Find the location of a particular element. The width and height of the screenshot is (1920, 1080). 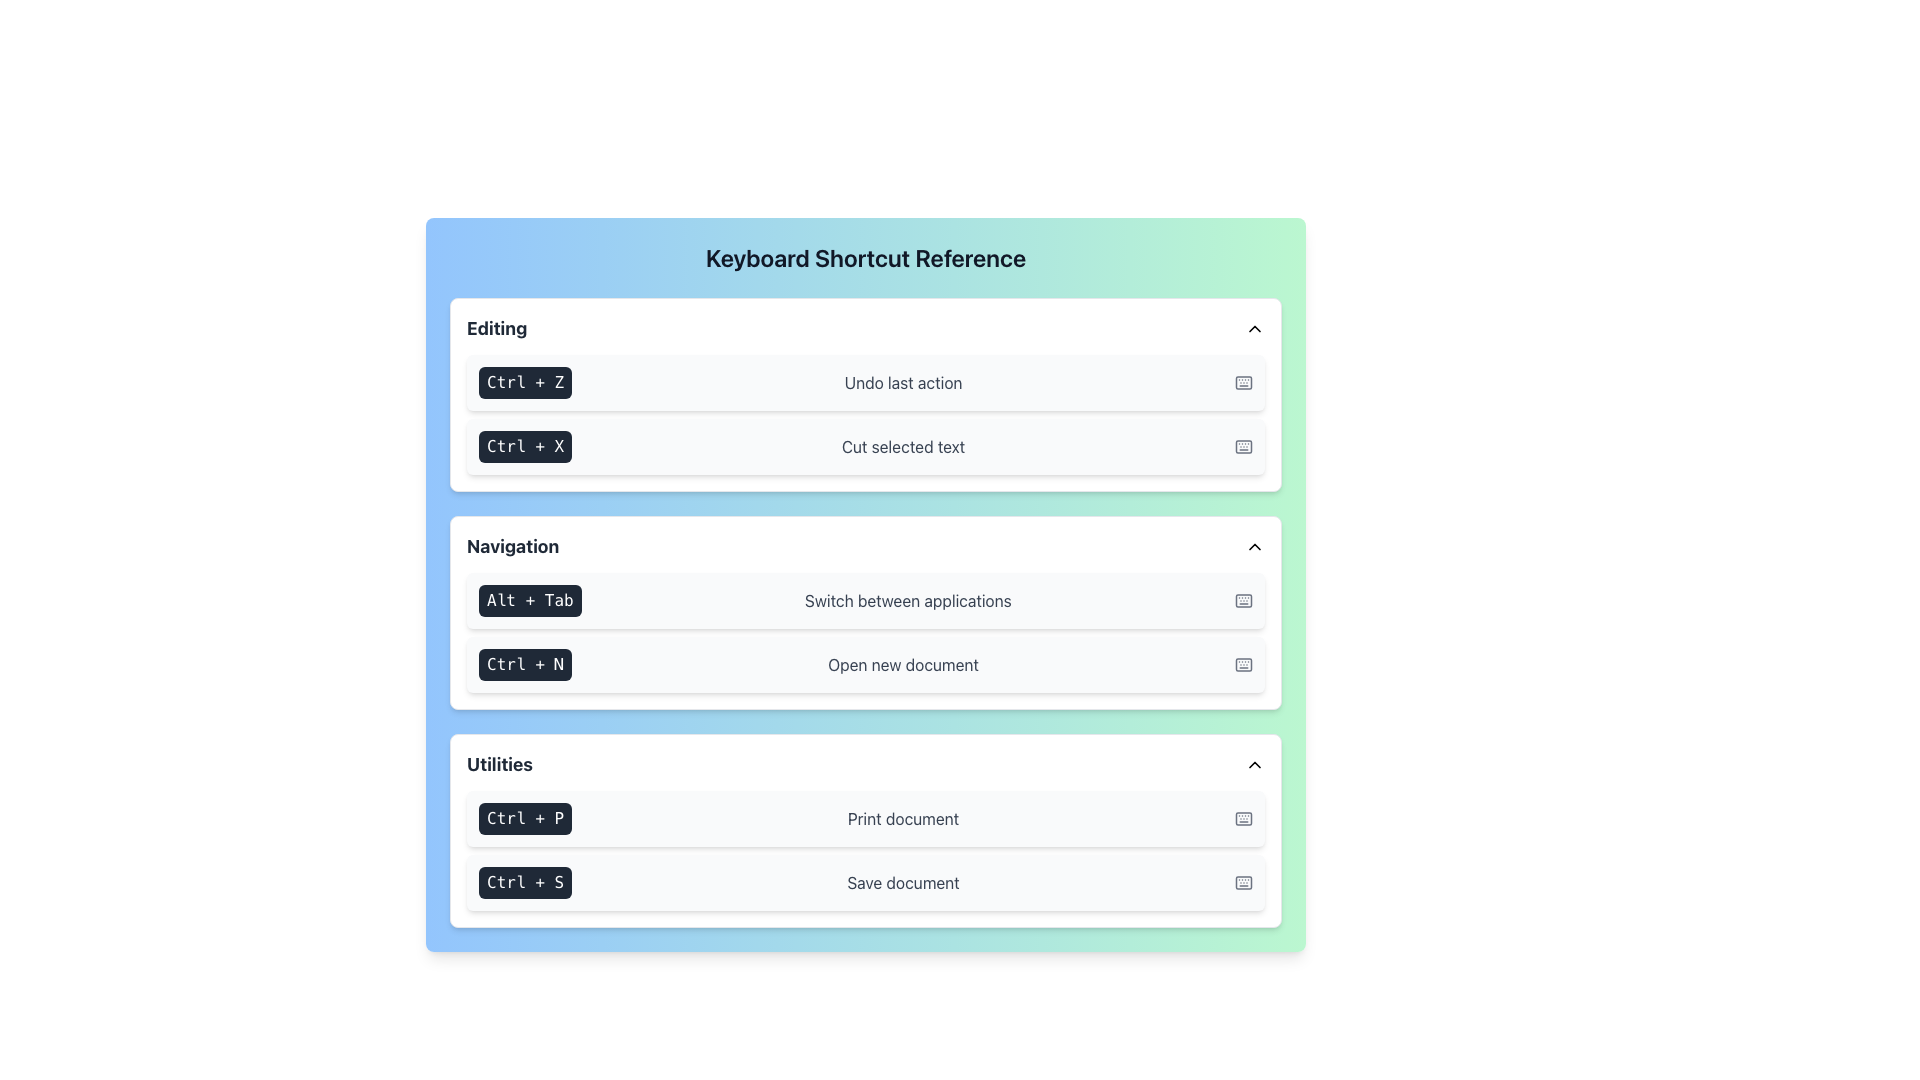

the row in the Informational Panel under the 'Navigation' section that displays the keyboard shortcut information for 'Alt + Tab' and 'Ctrl + N' to interact with it is located at coordinates (865, 612).